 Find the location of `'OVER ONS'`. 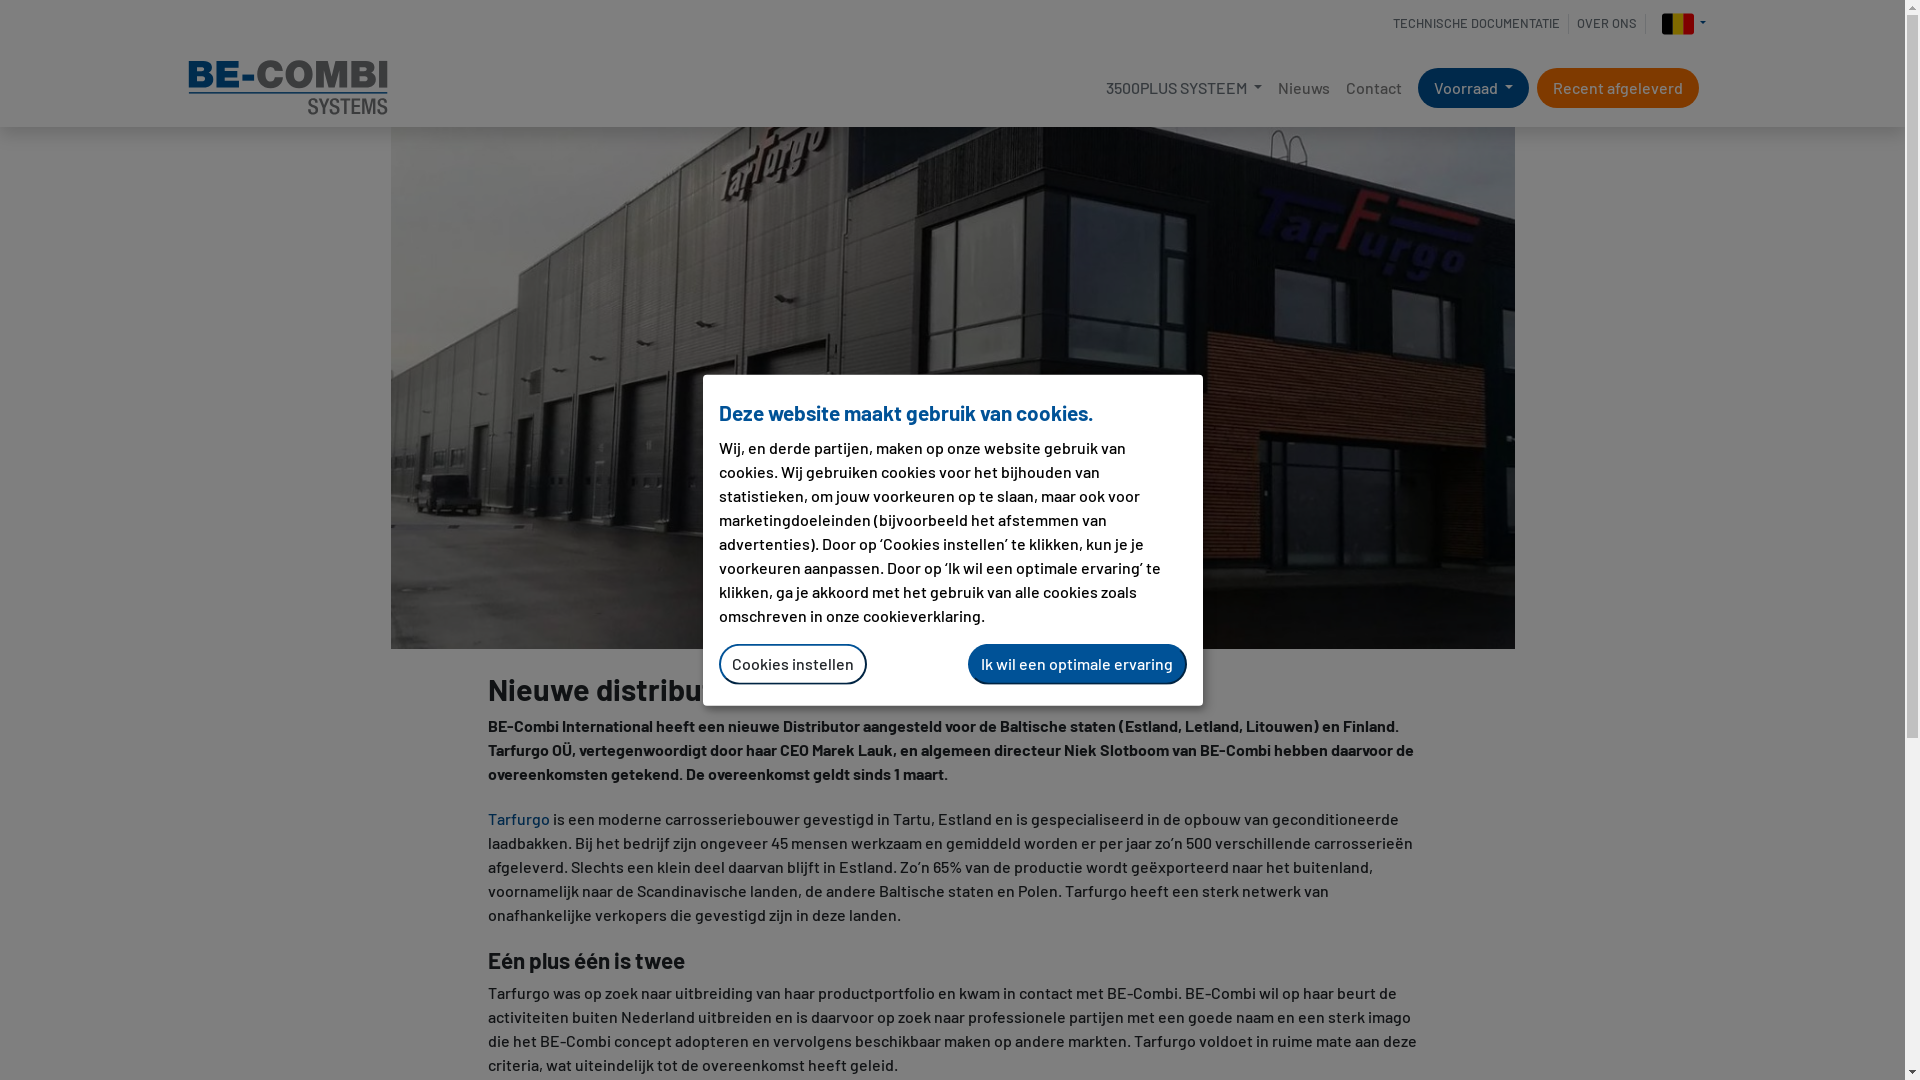

'OVER ONS' is located at coordinates (1607, 23).